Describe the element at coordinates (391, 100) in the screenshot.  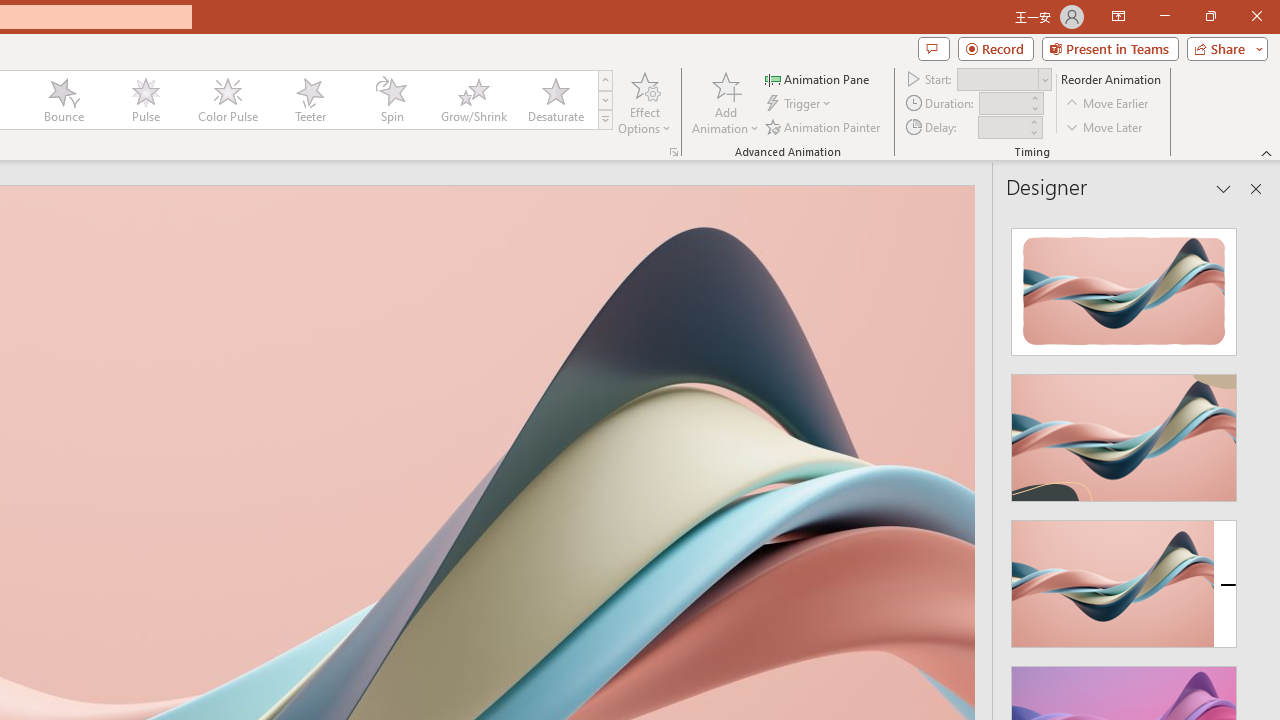
I see `'Spin'` at that location.